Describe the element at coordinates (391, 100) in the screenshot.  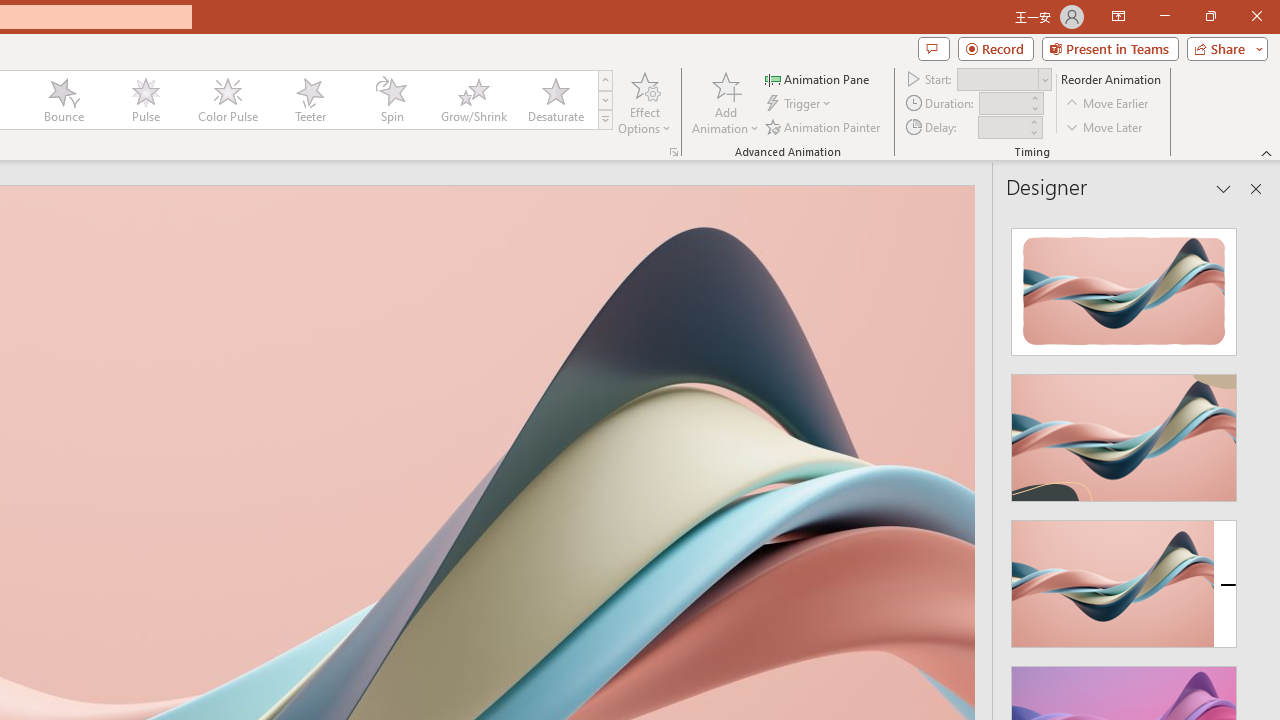
I see `'Spin'` at that location.